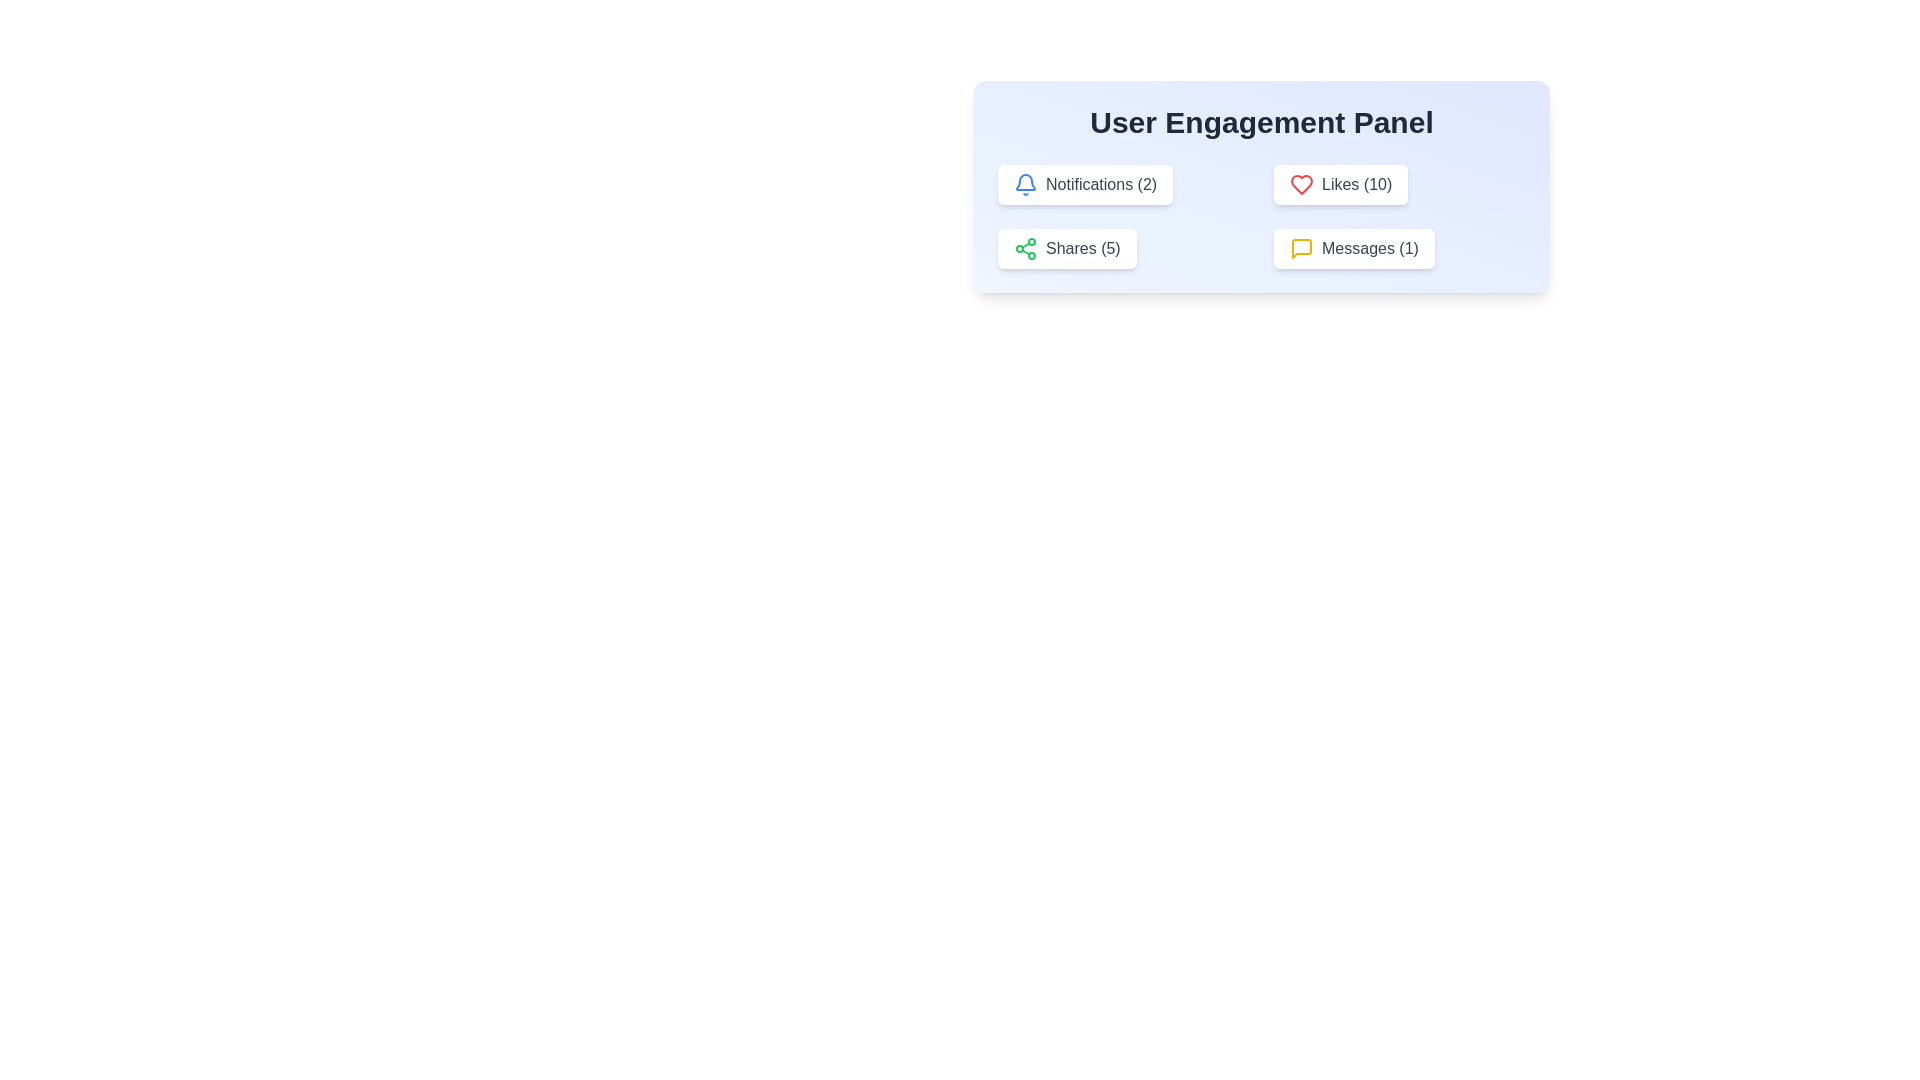 The image size is (1920, 1080). What do you see at coordinates (1341, 185) in the screenshot?
I see `the Interactive button with a heart icon and text label 'Likes (10)'` at bounding box center [1341, 185].